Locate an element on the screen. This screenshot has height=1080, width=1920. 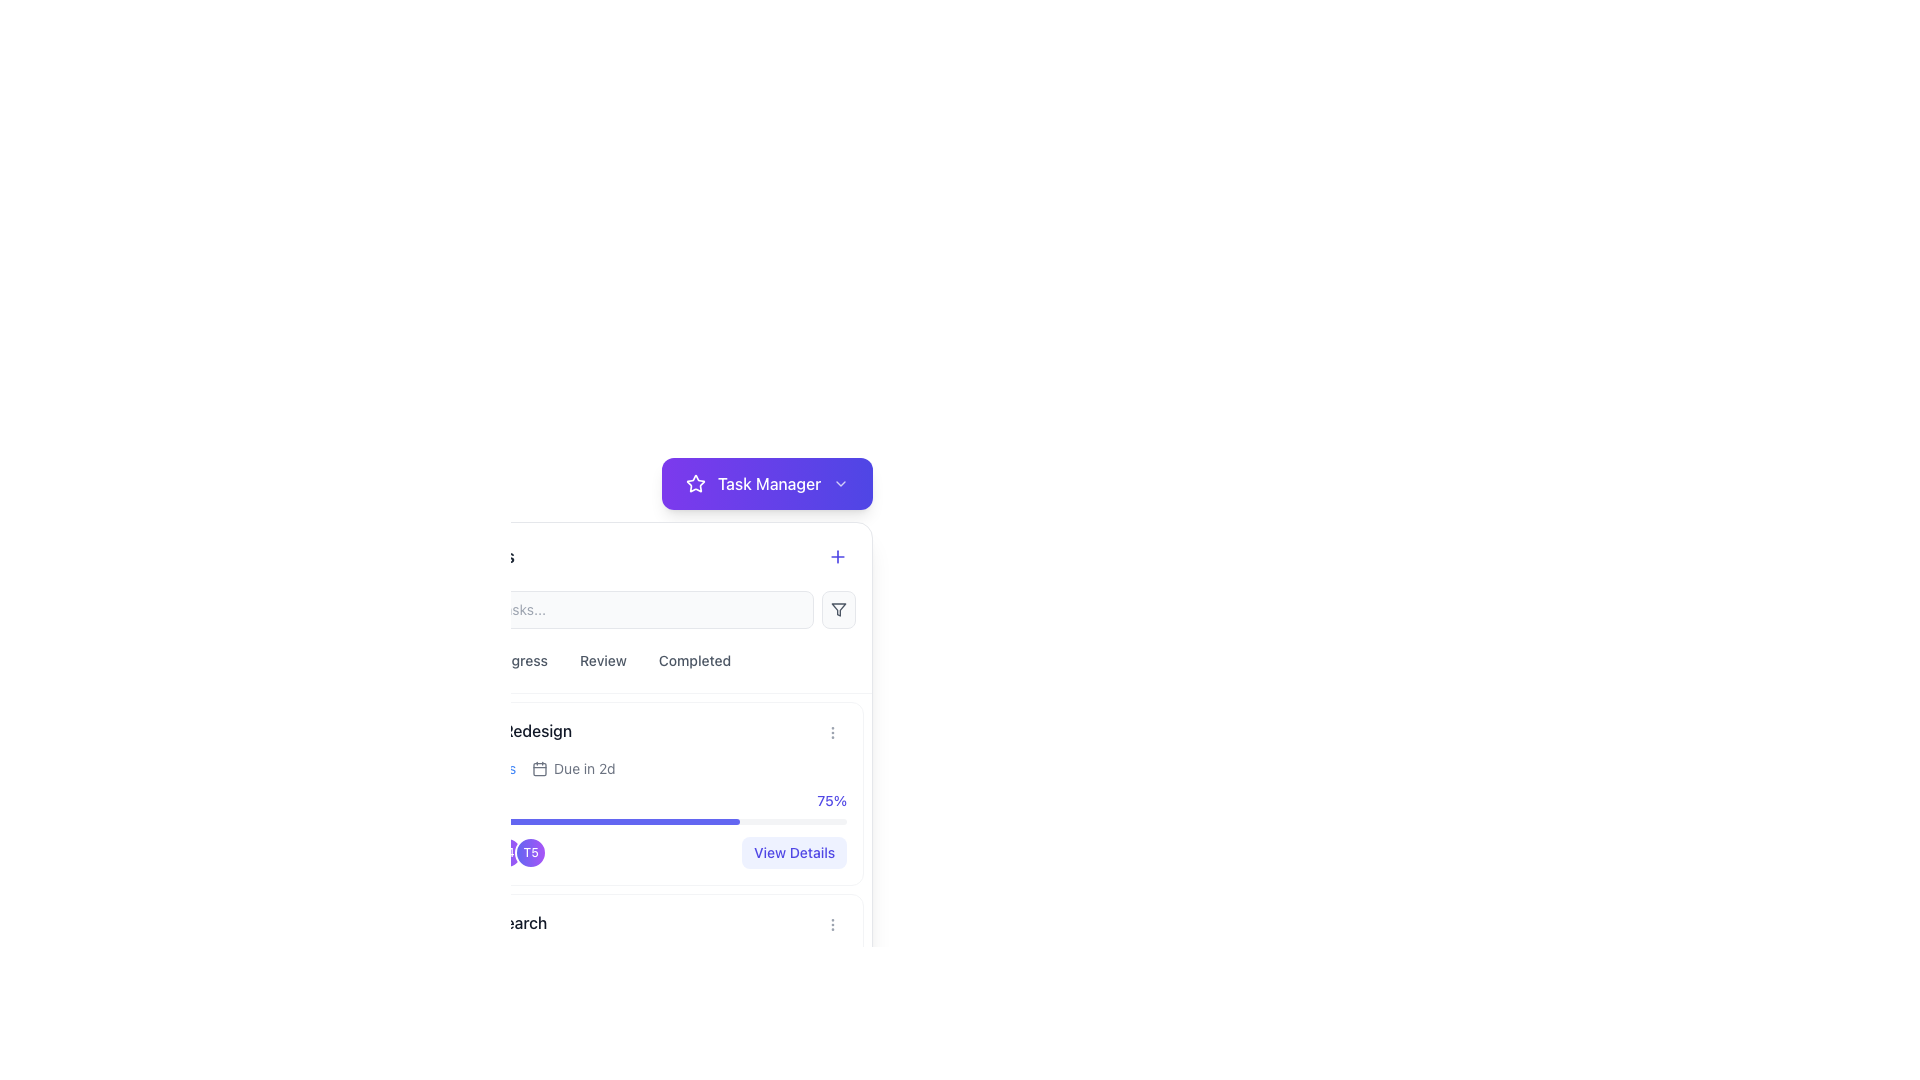
the button located on the right side of the 'User Research' section is located at coordinates (833, 925).